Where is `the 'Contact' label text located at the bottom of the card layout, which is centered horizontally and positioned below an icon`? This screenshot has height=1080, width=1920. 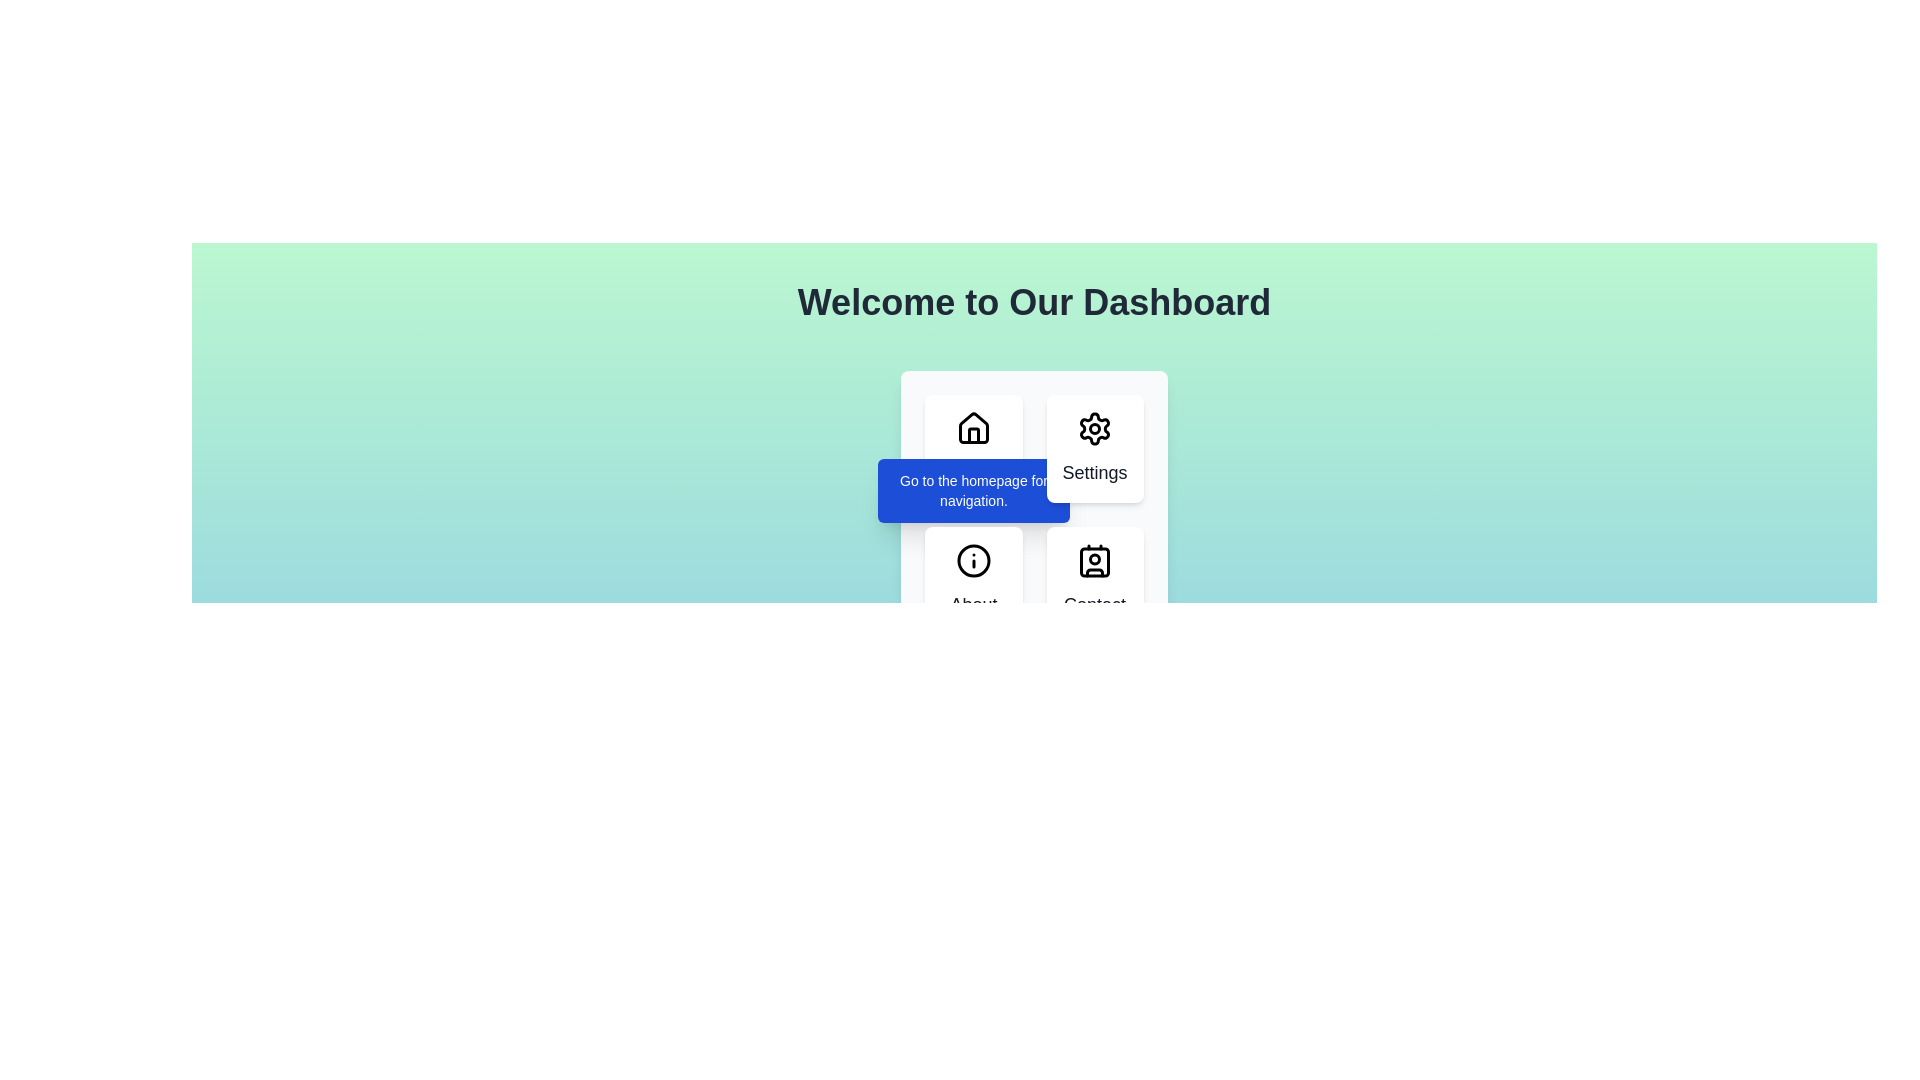 the 'Contact' label text located at the bottom of the card layout, which is centered horizontally and positioned below an icon is located at coordinates (1093, 604).